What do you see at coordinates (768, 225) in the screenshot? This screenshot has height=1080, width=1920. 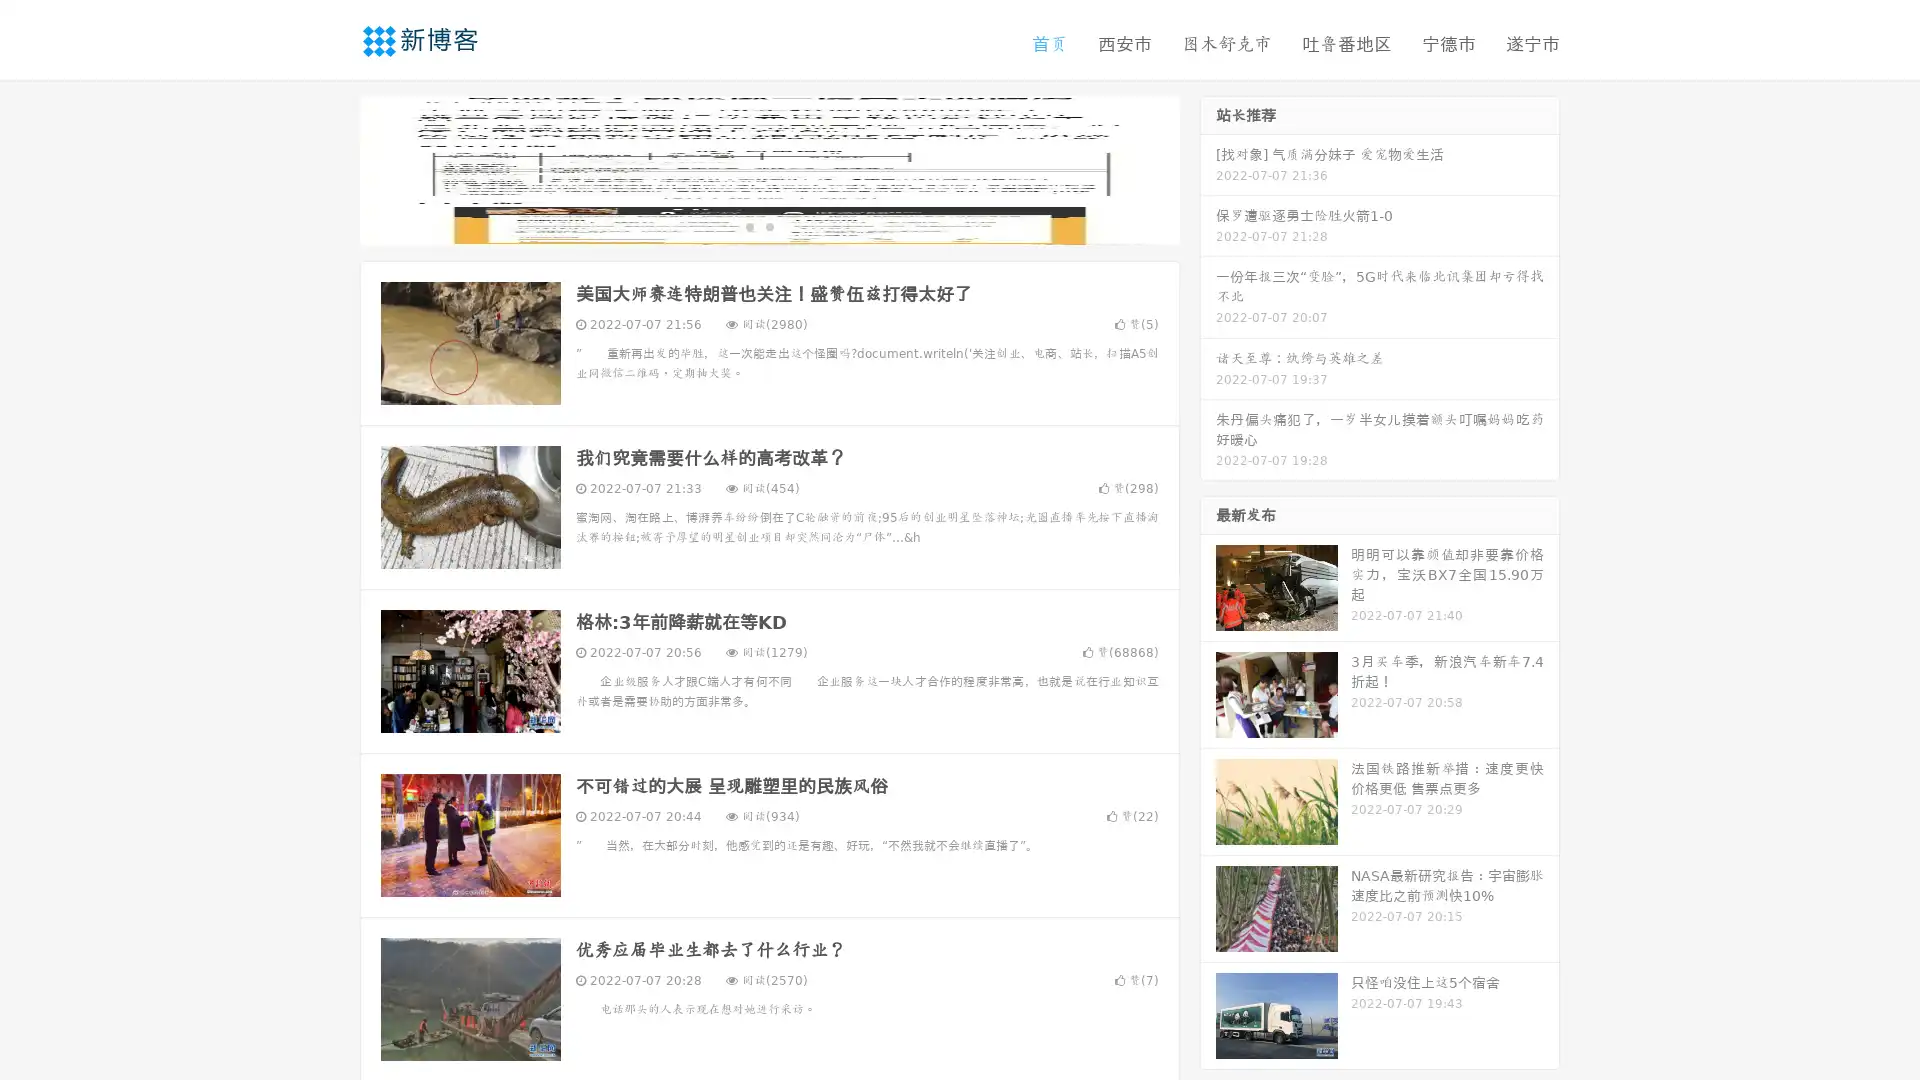 I see `Go to slide 2` at bounding box center [768, 225].